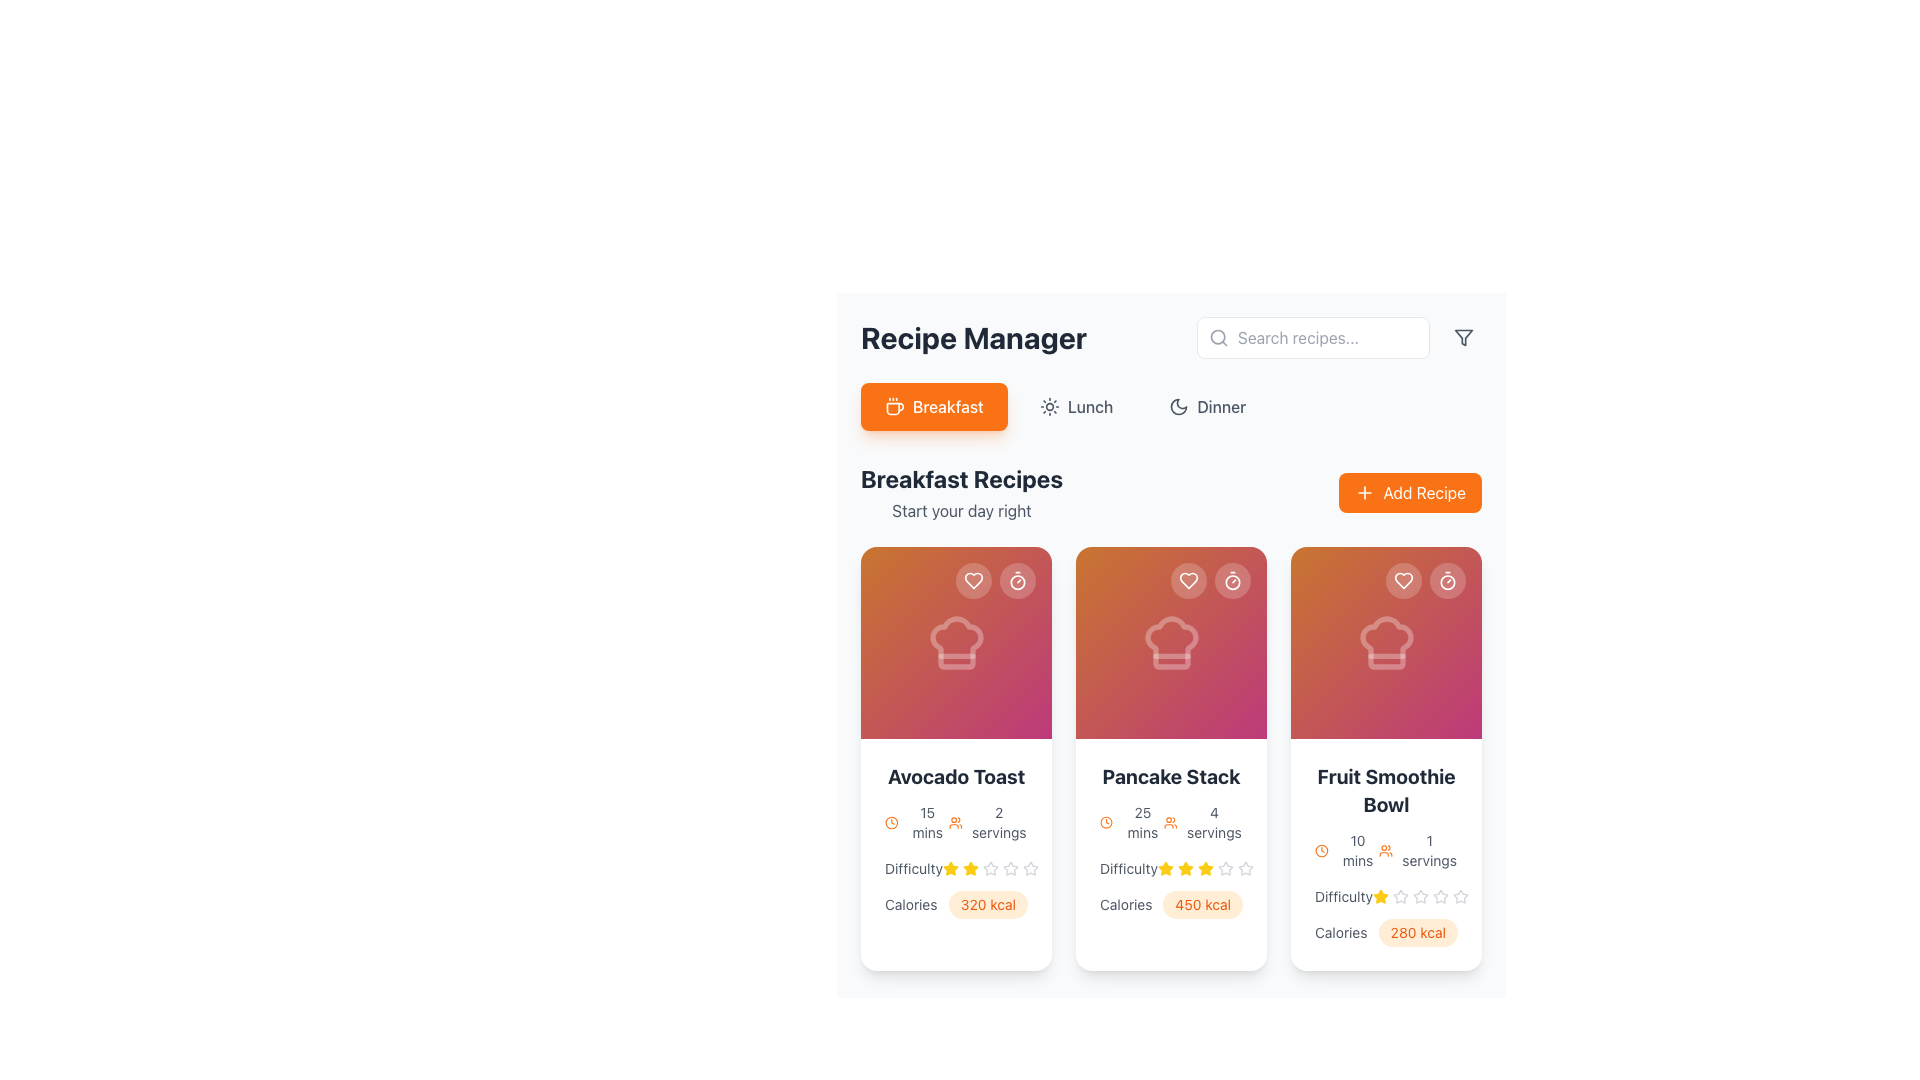  Describe the element at coordinates (933, 406) in the screenshot. I see `the 'Breakfast' button, which is a vibrant orange rectangular button with rounded corners and a coffee cup icon on the left` at that location.